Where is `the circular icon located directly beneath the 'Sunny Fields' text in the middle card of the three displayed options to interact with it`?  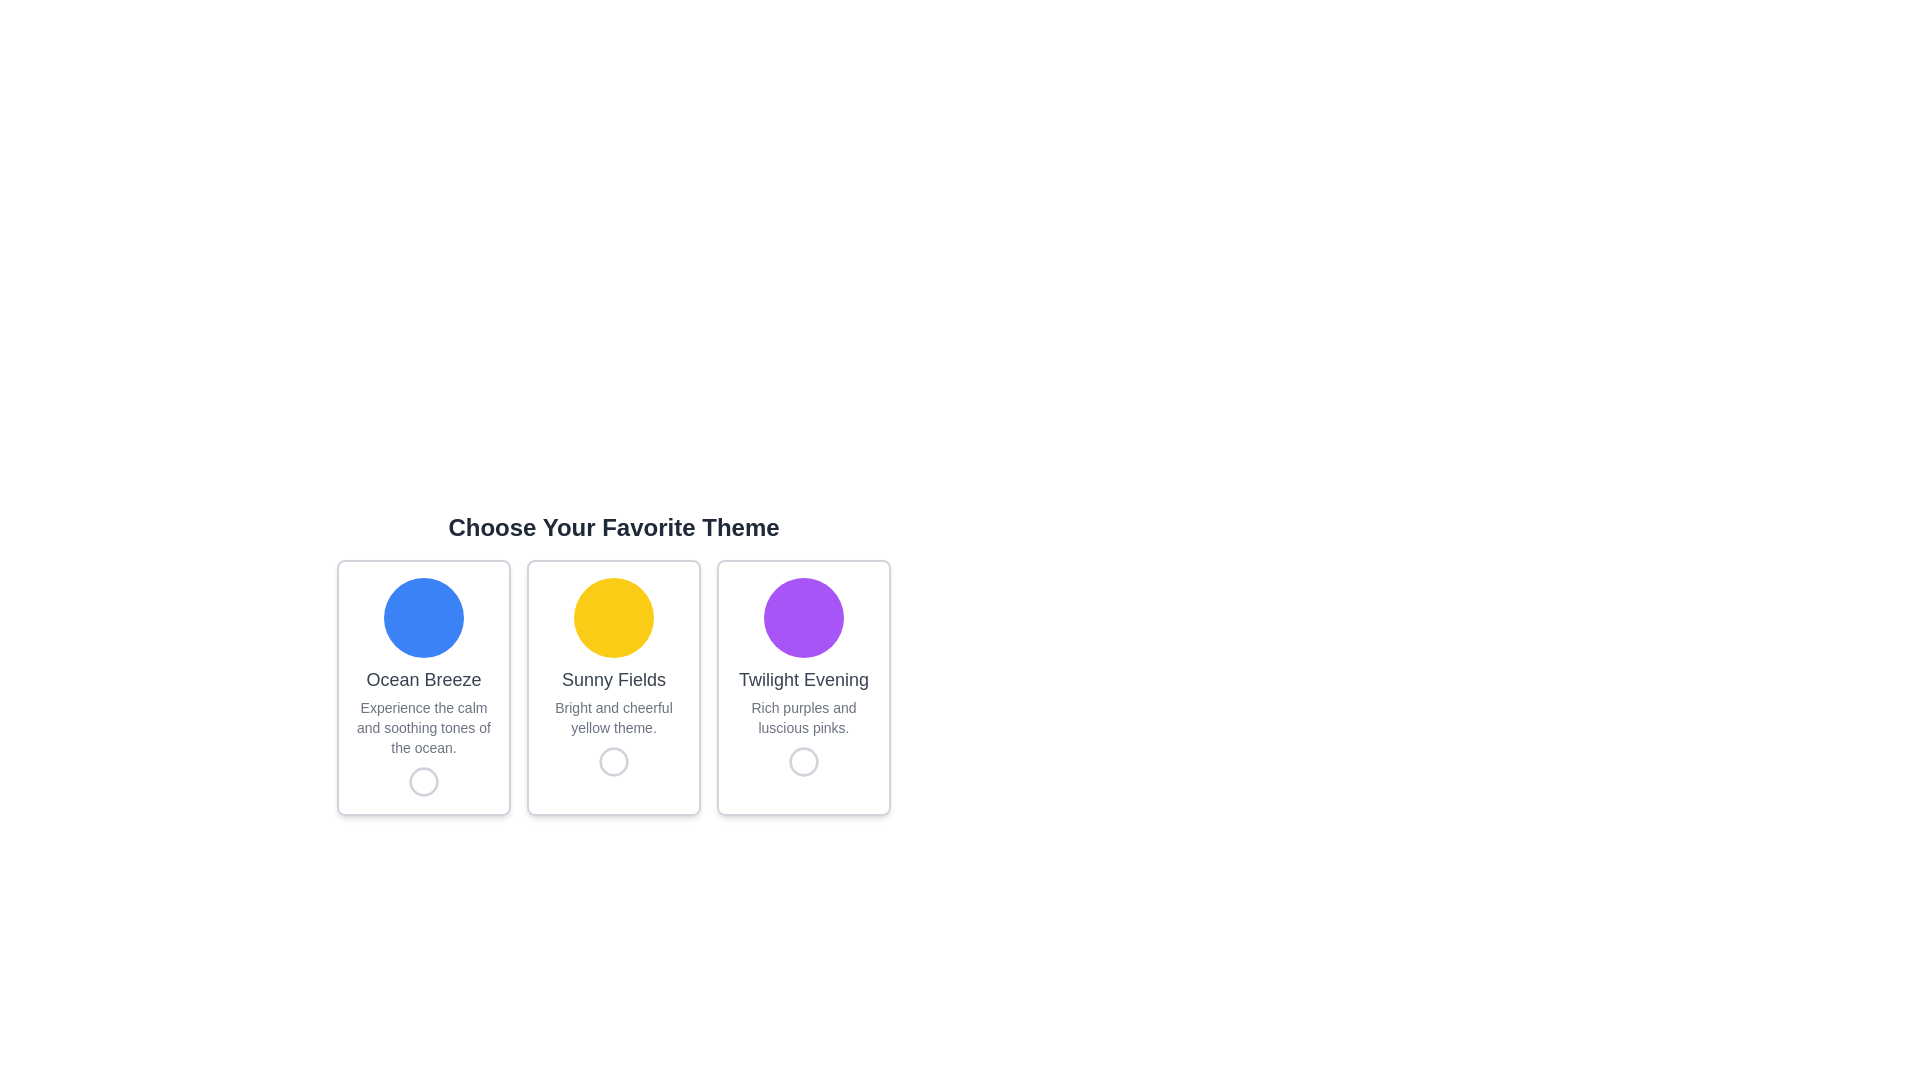 the circular icon located directly beneath the 'Sunny Fields' text in the middle card of the three displayed options to interact with it is located at coordinates (613, 762).